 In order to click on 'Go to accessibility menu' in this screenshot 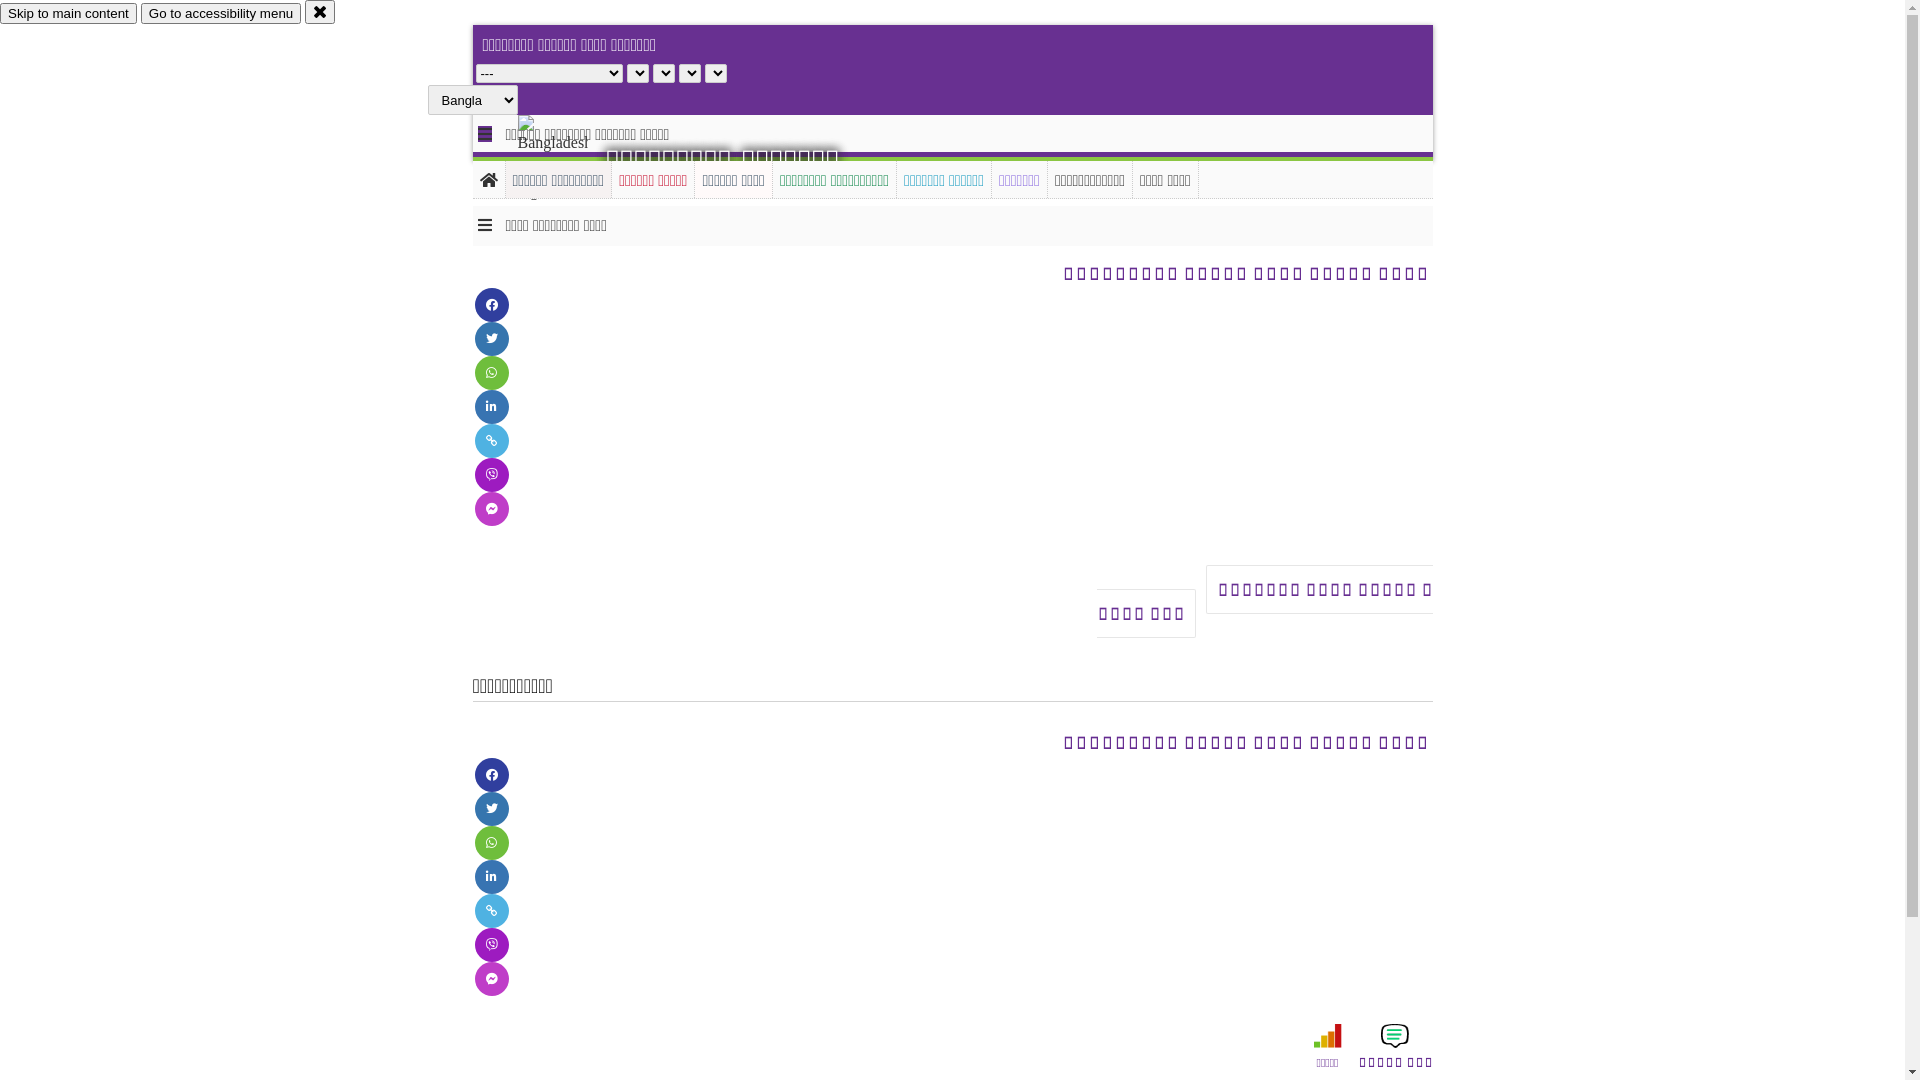, I will do `click(139, 13)`.